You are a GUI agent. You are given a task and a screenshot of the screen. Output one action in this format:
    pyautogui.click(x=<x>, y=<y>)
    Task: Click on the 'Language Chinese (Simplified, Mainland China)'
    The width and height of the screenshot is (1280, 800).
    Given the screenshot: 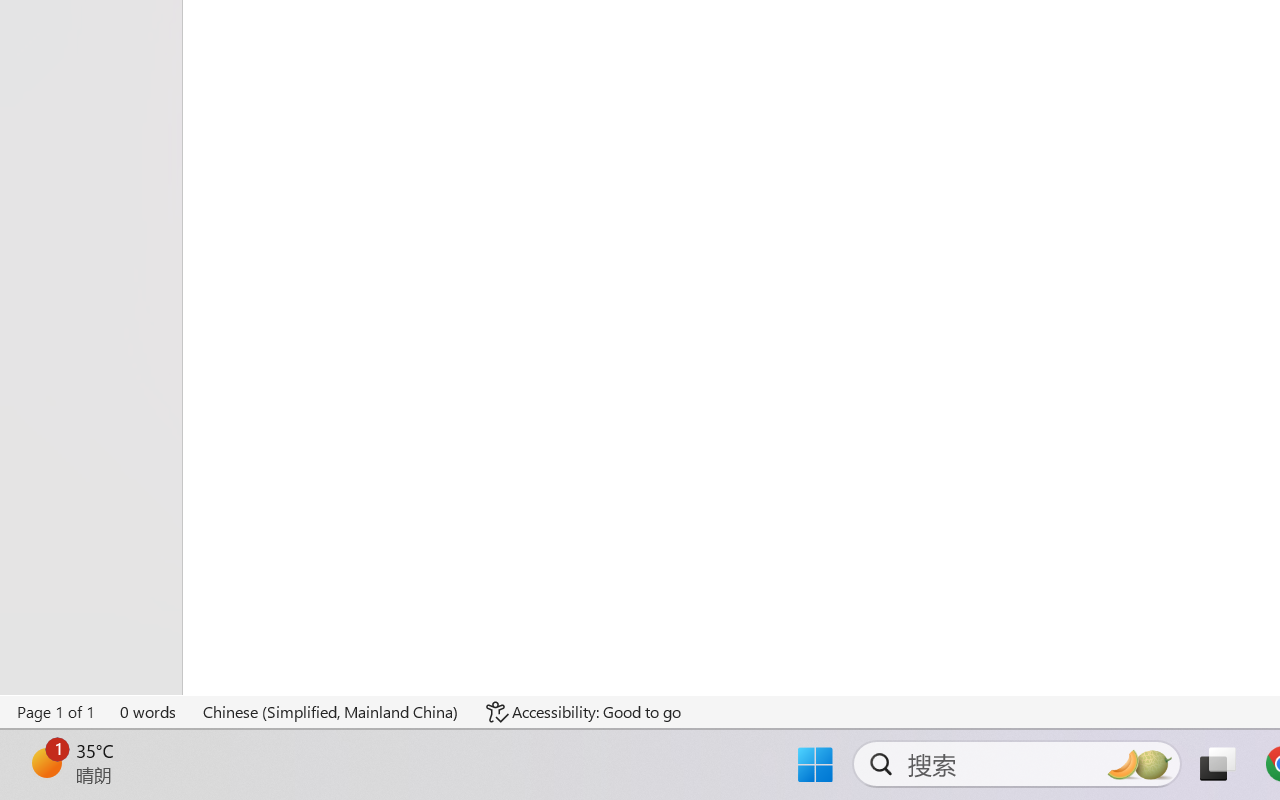 What is the action you would take?
    pyautogui.click(x=331, y=711)
    